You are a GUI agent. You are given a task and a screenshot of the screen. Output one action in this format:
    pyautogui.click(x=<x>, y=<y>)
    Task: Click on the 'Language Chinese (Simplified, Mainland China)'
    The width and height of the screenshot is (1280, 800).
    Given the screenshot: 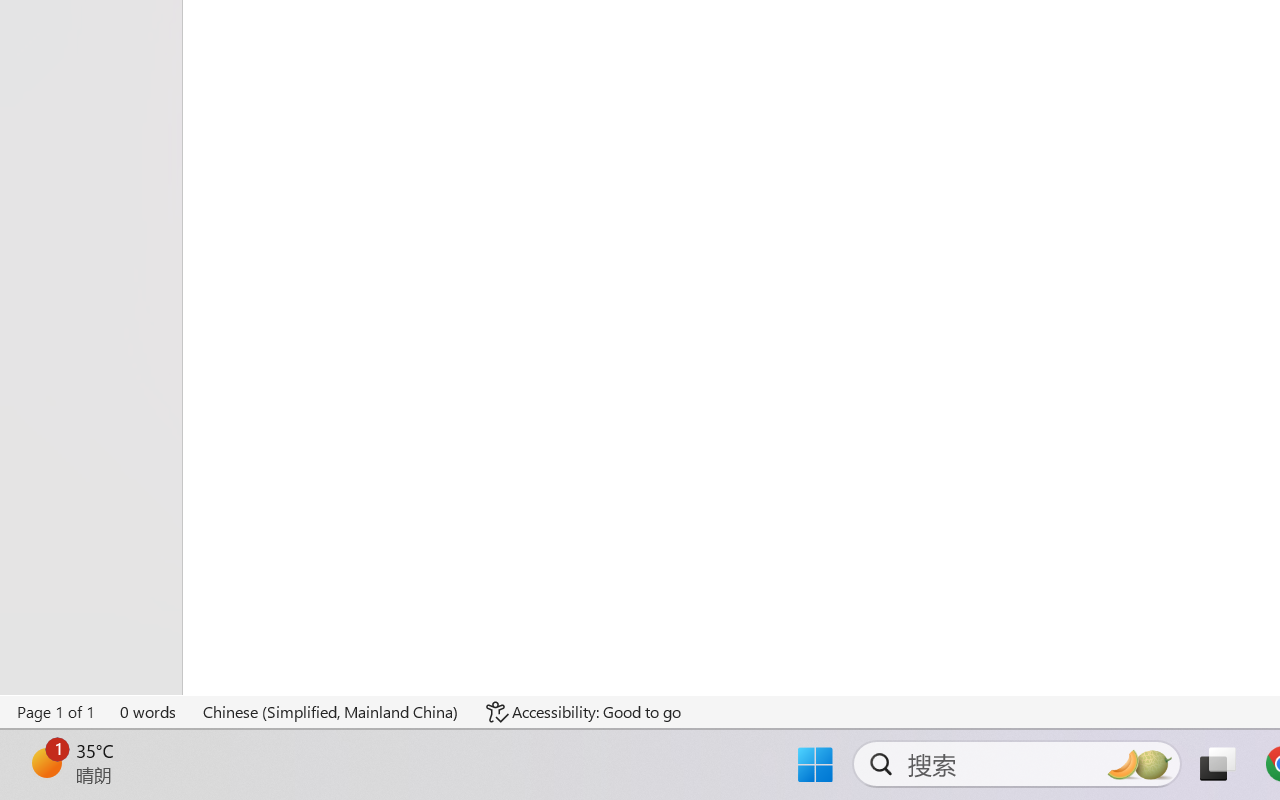 What is the action you would take?
    pyautogui.click(x=331, y=711)
    